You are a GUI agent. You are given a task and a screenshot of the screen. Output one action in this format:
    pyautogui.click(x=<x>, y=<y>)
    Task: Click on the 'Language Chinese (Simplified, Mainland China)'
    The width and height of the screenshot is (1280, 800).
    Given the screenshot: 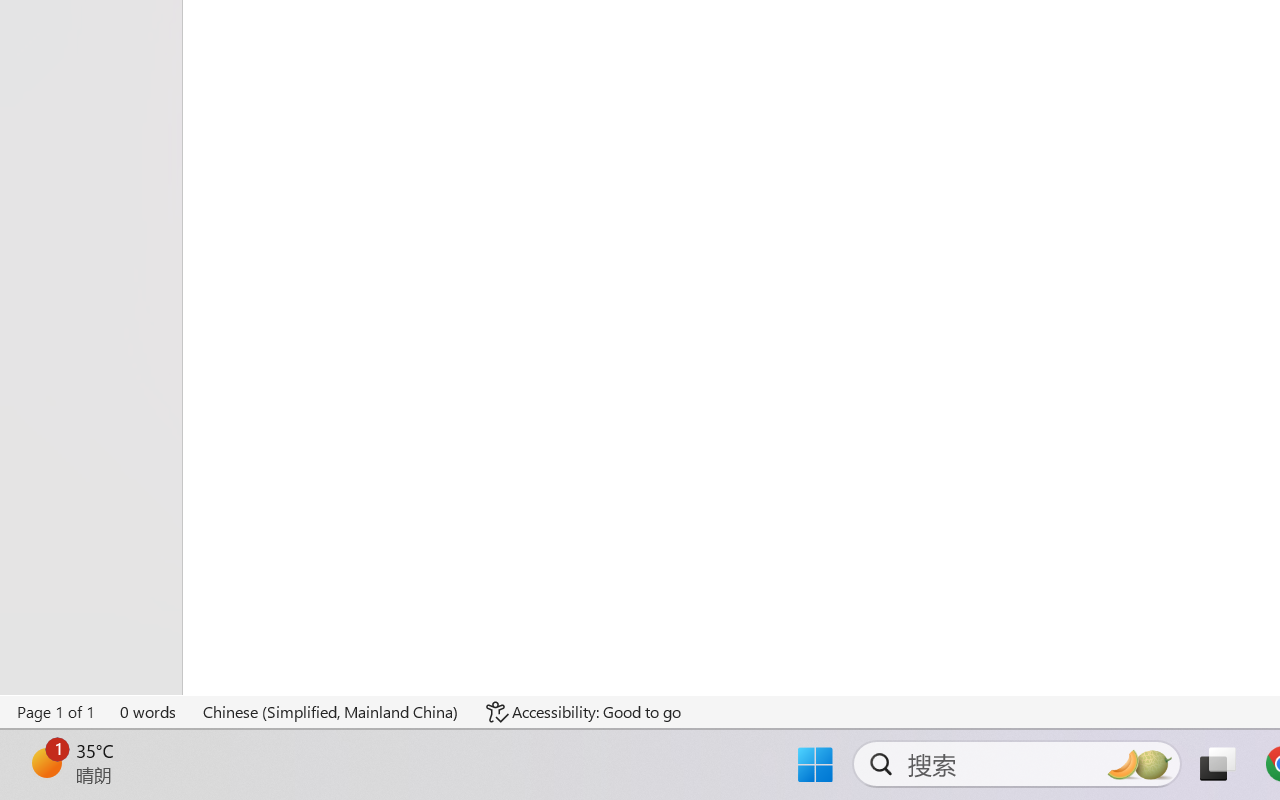 What is the action you would take?
    pyautogui.click(x=331, y=711)
    